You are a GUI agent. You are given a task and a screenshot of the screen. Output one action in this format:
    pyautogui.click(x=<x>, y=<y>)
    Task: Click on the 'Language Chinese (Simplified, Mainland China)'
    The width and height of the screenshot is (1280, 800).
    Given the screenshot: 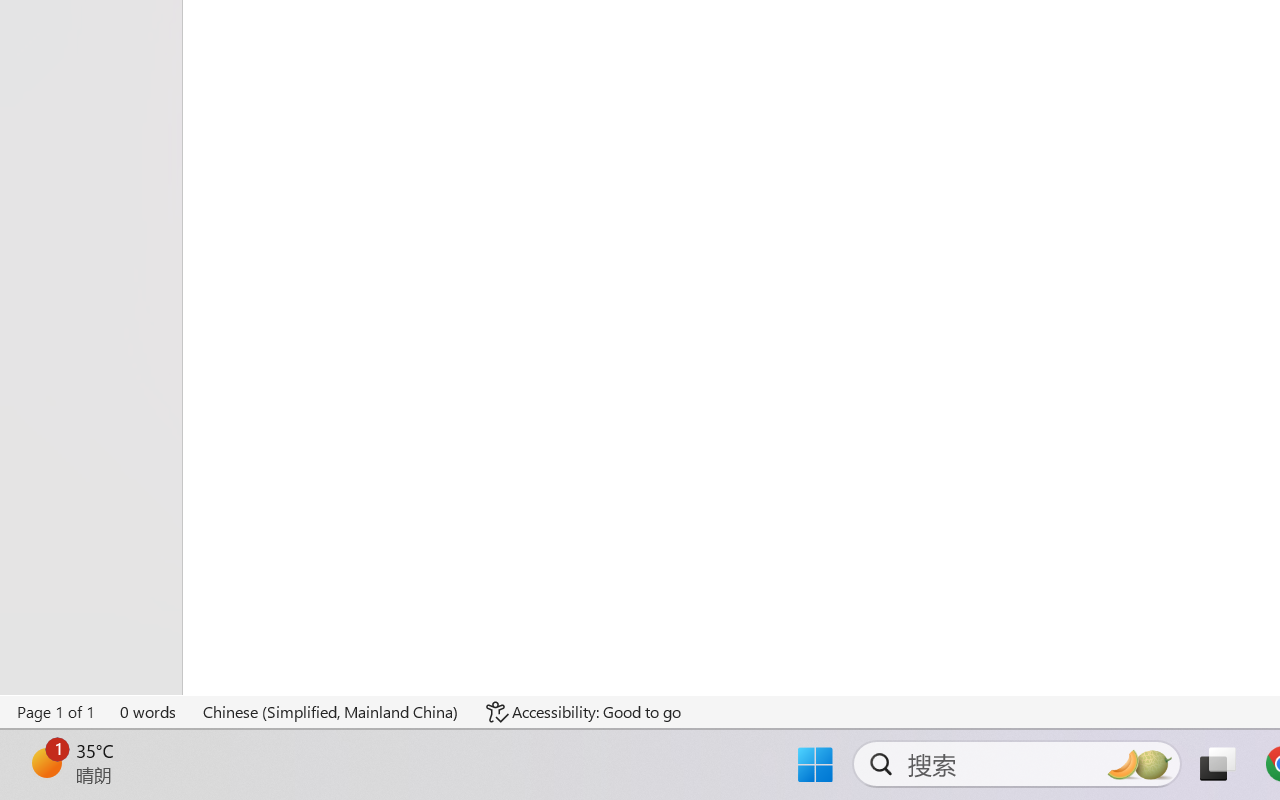 What is the action you would take?
    pyautogui.click(x=331, y=711)
    